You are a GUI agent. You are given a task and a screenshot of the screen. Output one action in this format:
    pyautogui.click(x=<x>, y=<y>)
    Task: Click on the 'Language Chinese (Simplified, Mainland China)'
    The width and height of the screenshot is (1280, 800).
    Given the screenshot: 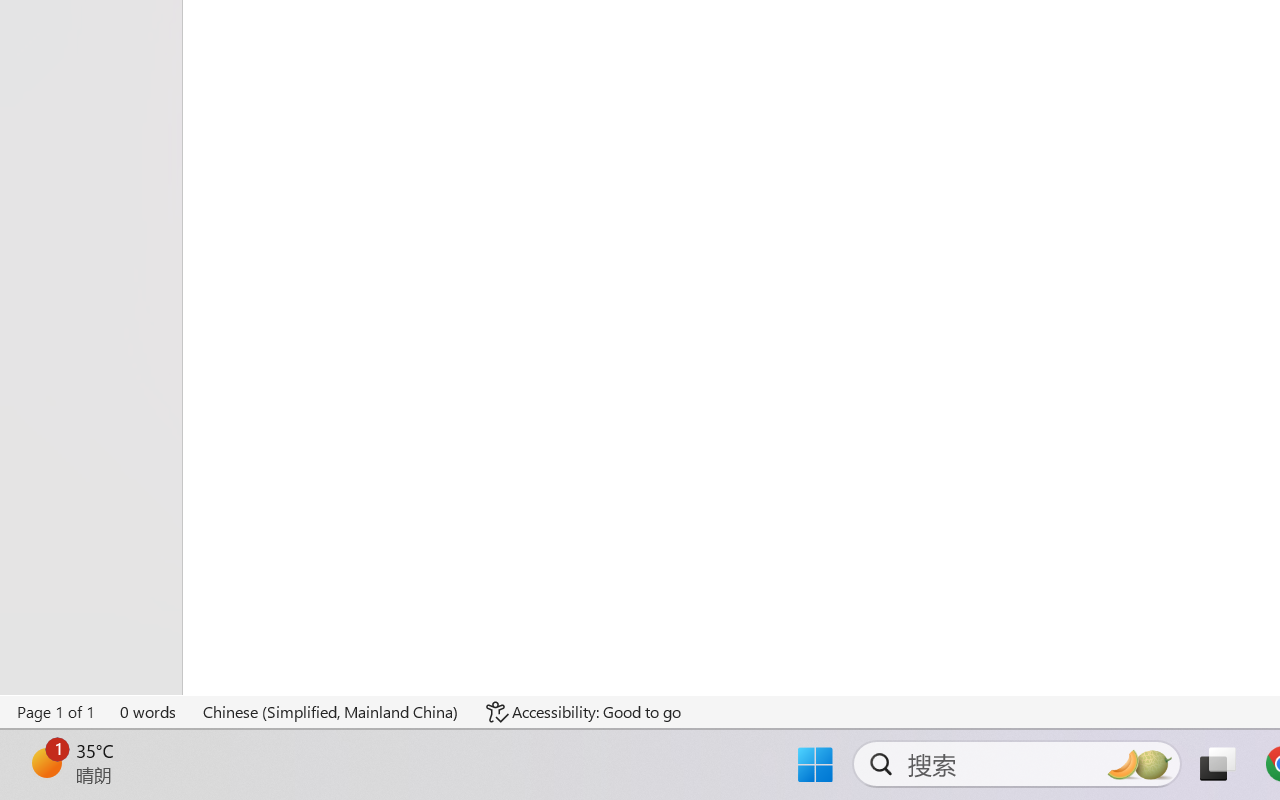 What is the action you would take?
    pyautogui.click(x=331, y=711)
    